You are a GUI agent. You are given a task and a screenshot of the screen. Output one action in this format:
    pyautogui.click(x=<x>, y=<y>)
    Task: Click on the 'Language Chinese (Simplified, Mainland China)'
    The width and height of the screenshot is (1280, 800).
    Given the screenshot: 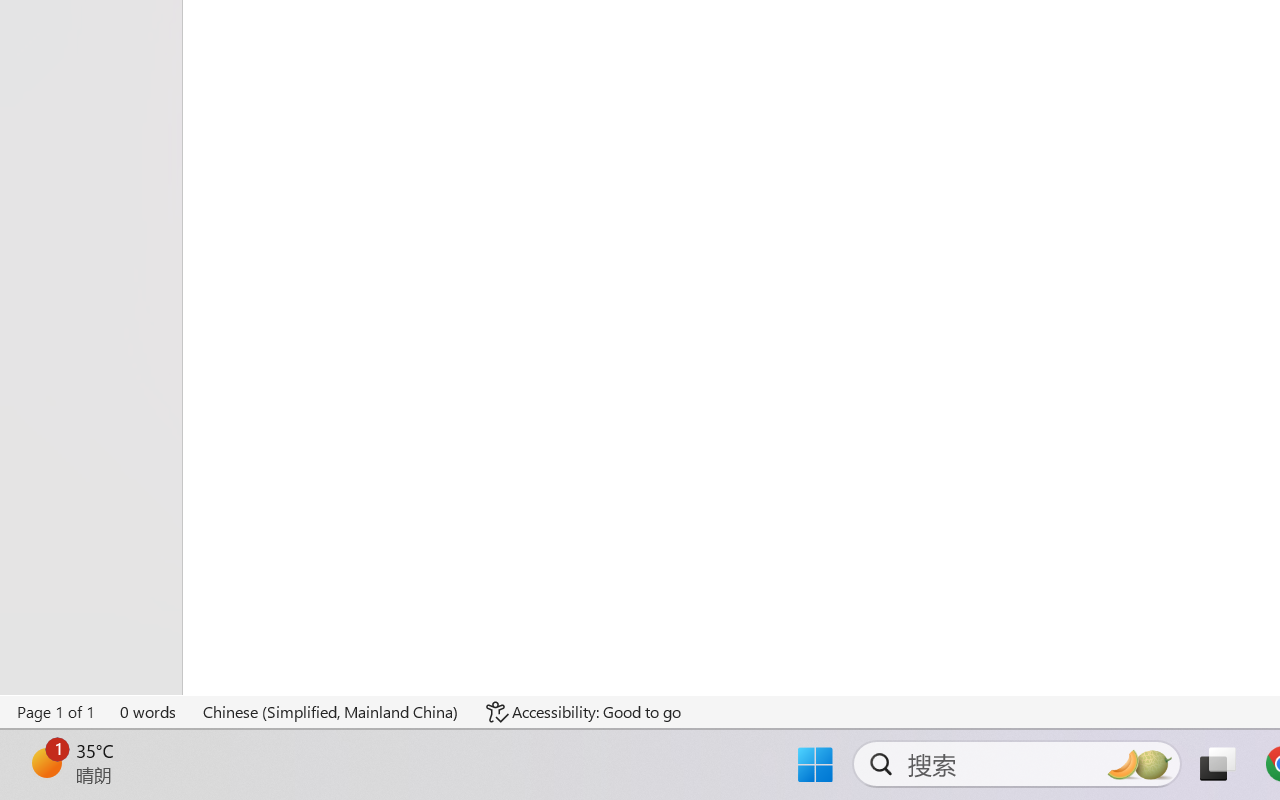 What is the action you would take?
    pyautogui.click(x=331, y=711)
    